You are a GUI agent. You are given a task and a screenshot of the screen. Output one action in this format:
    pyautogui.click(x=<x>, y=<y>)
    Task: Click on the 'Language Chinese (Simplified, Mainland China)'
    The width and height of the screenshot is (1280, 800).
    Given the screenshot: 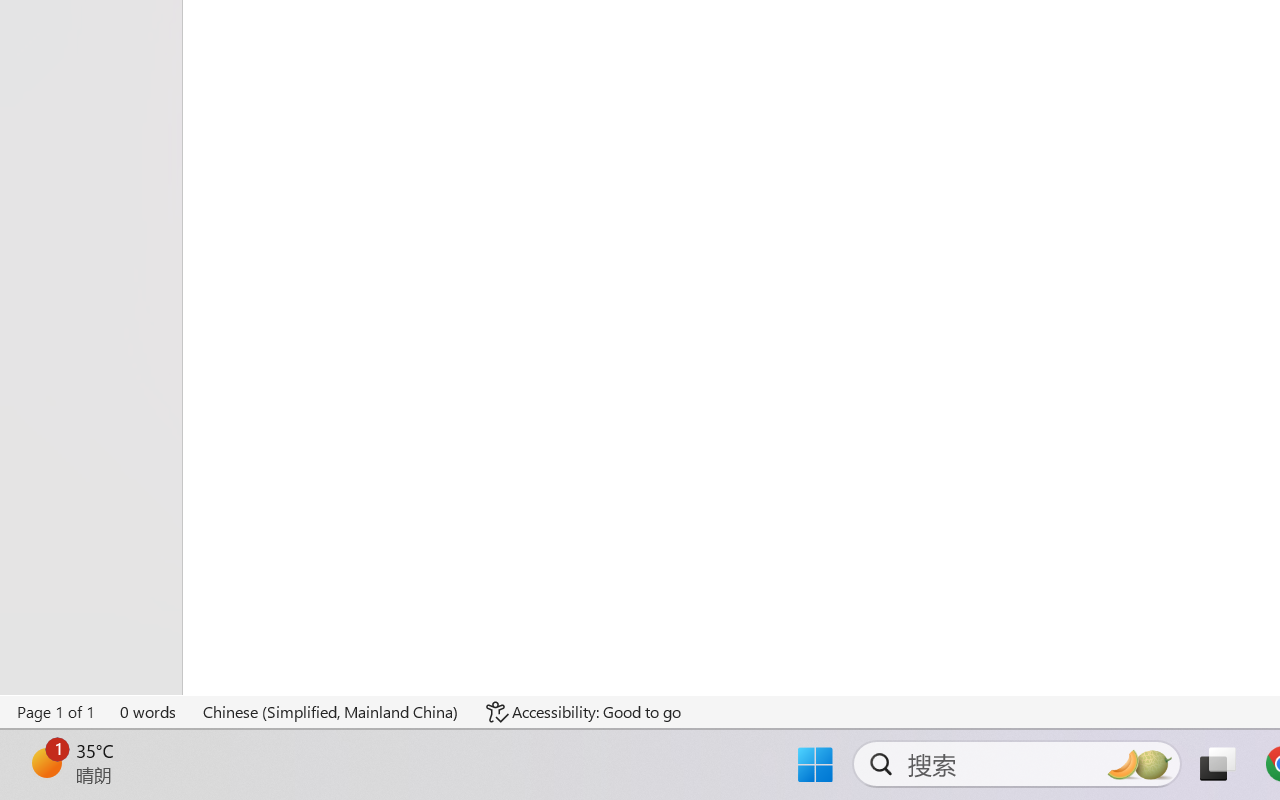 What is the action you would take?
    pyautogui.click(x=331, y=711)
    